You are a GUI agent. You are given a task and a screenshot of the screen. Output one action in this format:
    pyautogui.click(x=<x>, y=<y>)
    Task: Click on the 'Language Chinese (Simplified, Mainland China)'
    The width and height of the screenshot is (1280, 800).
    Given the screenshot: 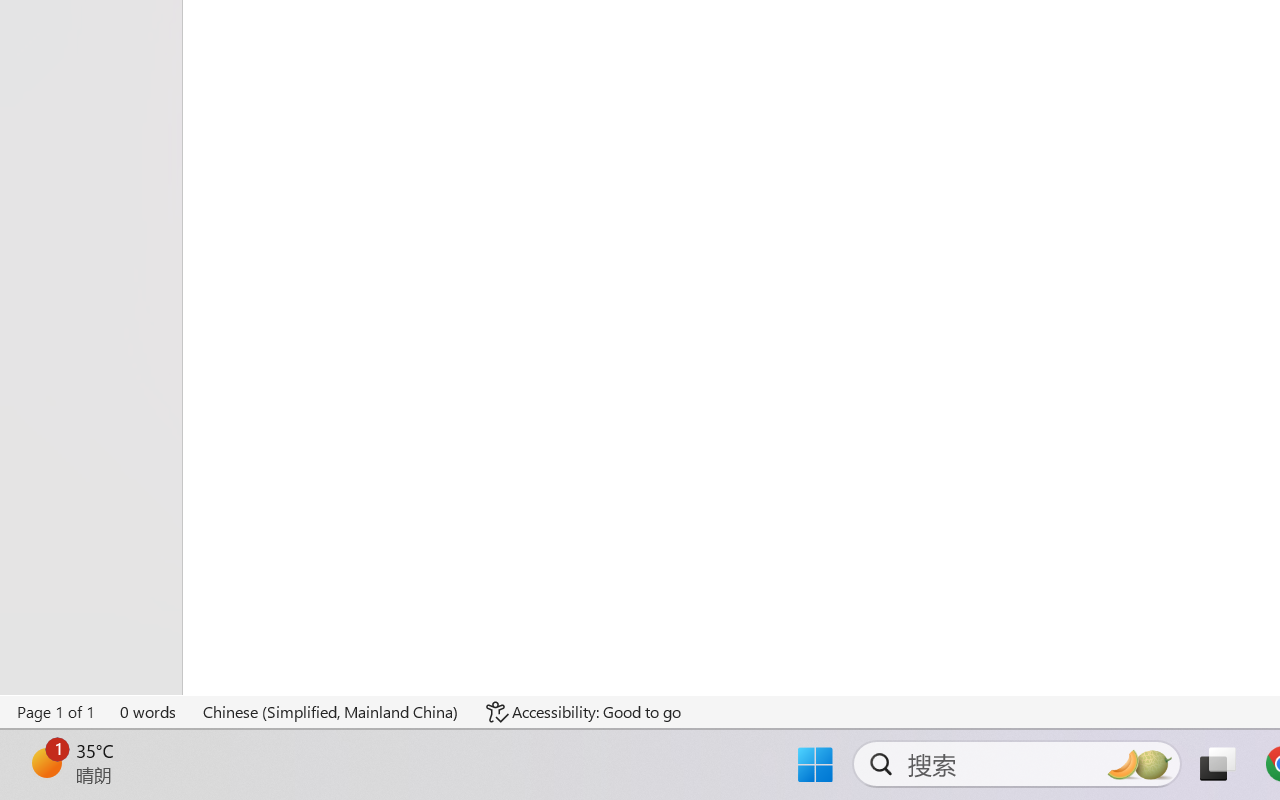 What is the action you would take?
    pyautogui.click(x=331, y=711)
    